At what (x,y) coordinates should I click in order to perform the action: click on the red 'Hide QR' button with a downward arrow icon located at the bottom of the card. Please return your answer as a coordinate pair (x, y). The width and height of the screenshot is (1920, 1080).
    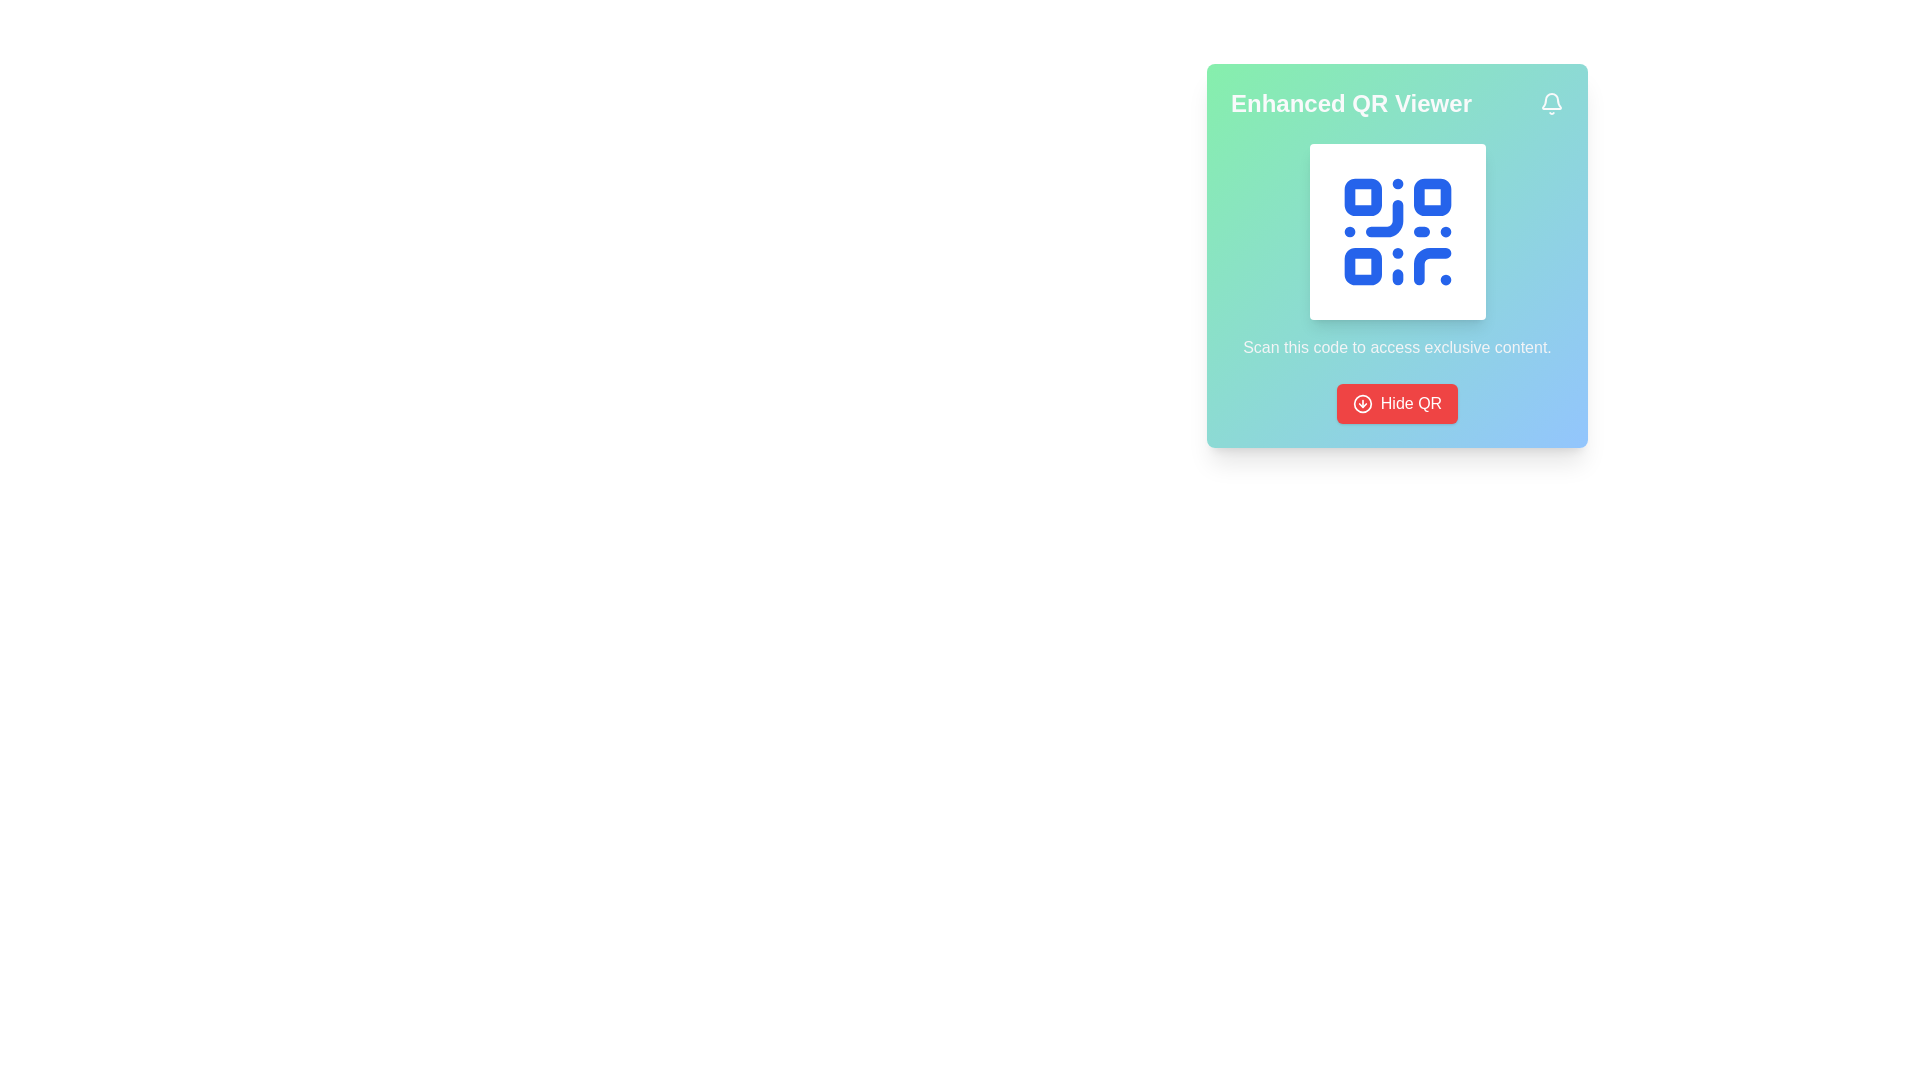
    Looking at the image, I should click on (1396, 404).